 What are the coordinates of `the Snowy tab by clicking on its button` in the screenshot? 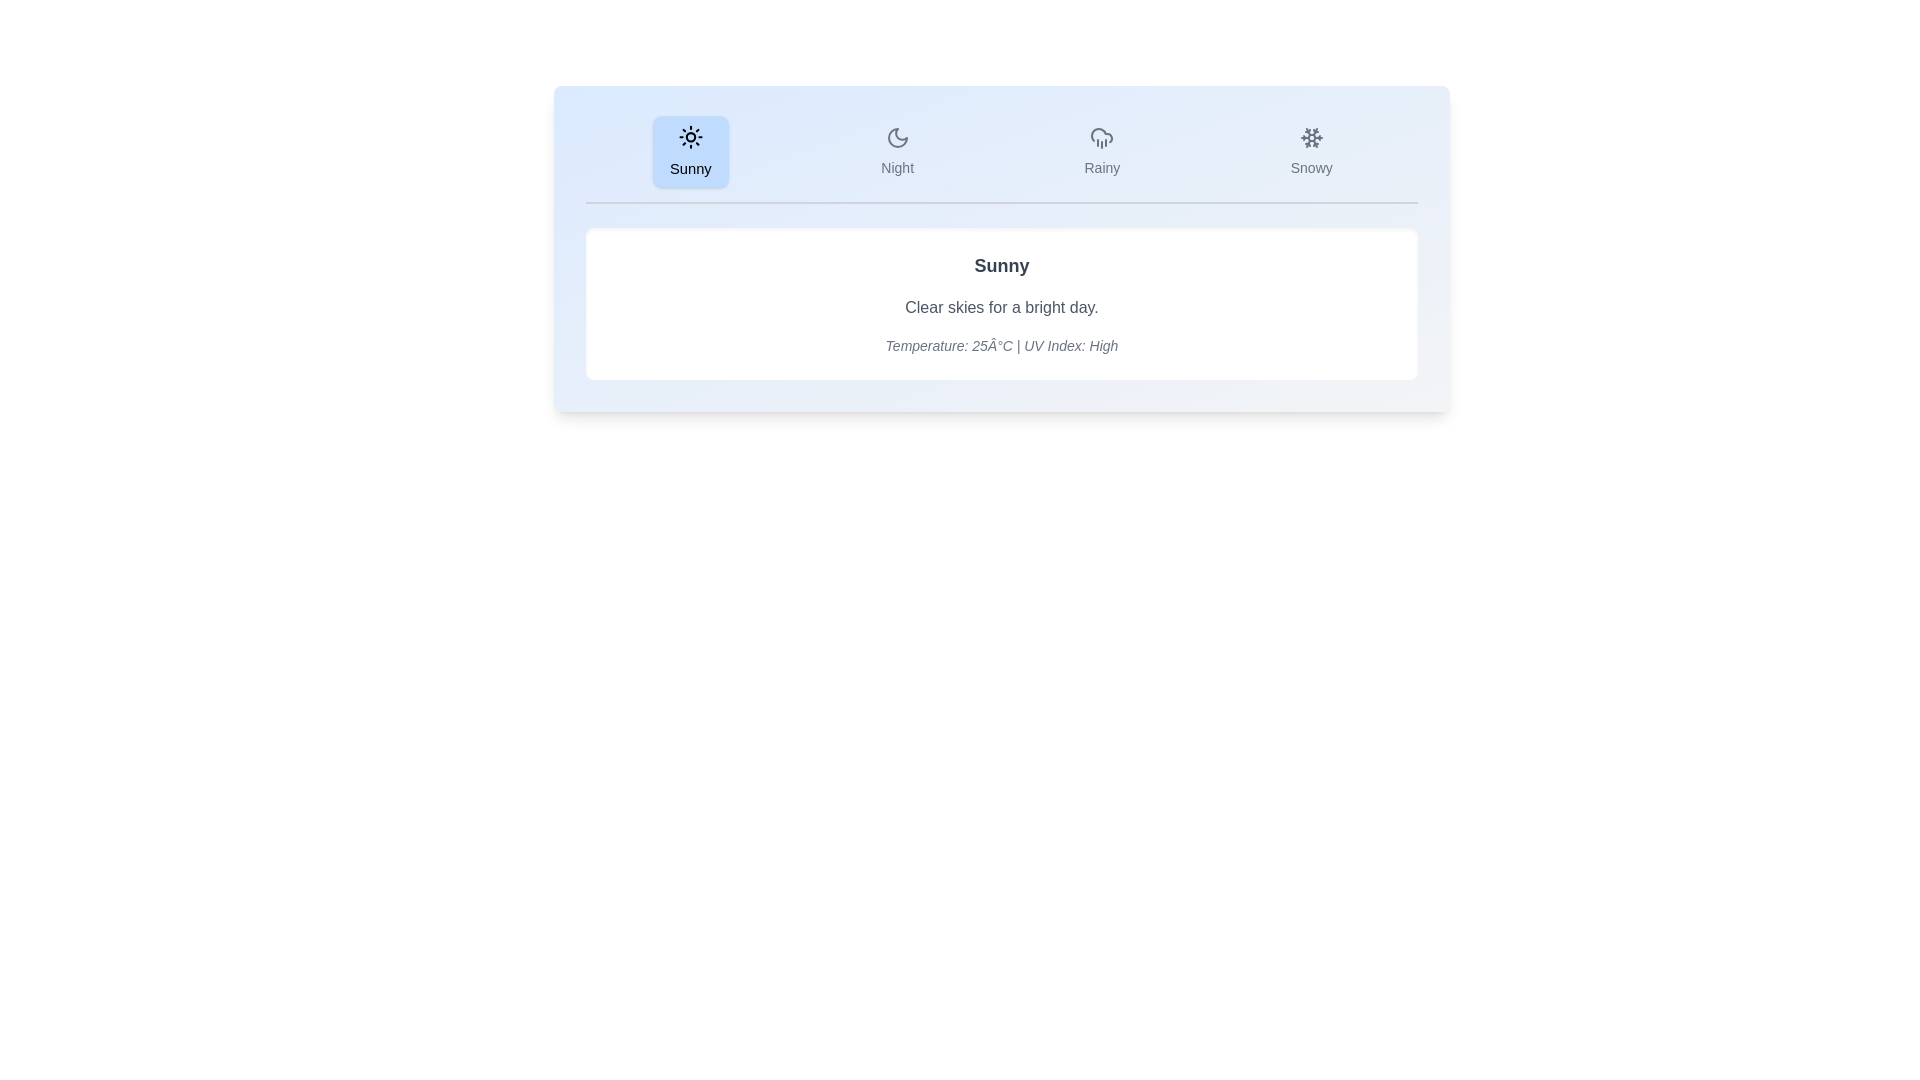 It's located at (1311, 150).